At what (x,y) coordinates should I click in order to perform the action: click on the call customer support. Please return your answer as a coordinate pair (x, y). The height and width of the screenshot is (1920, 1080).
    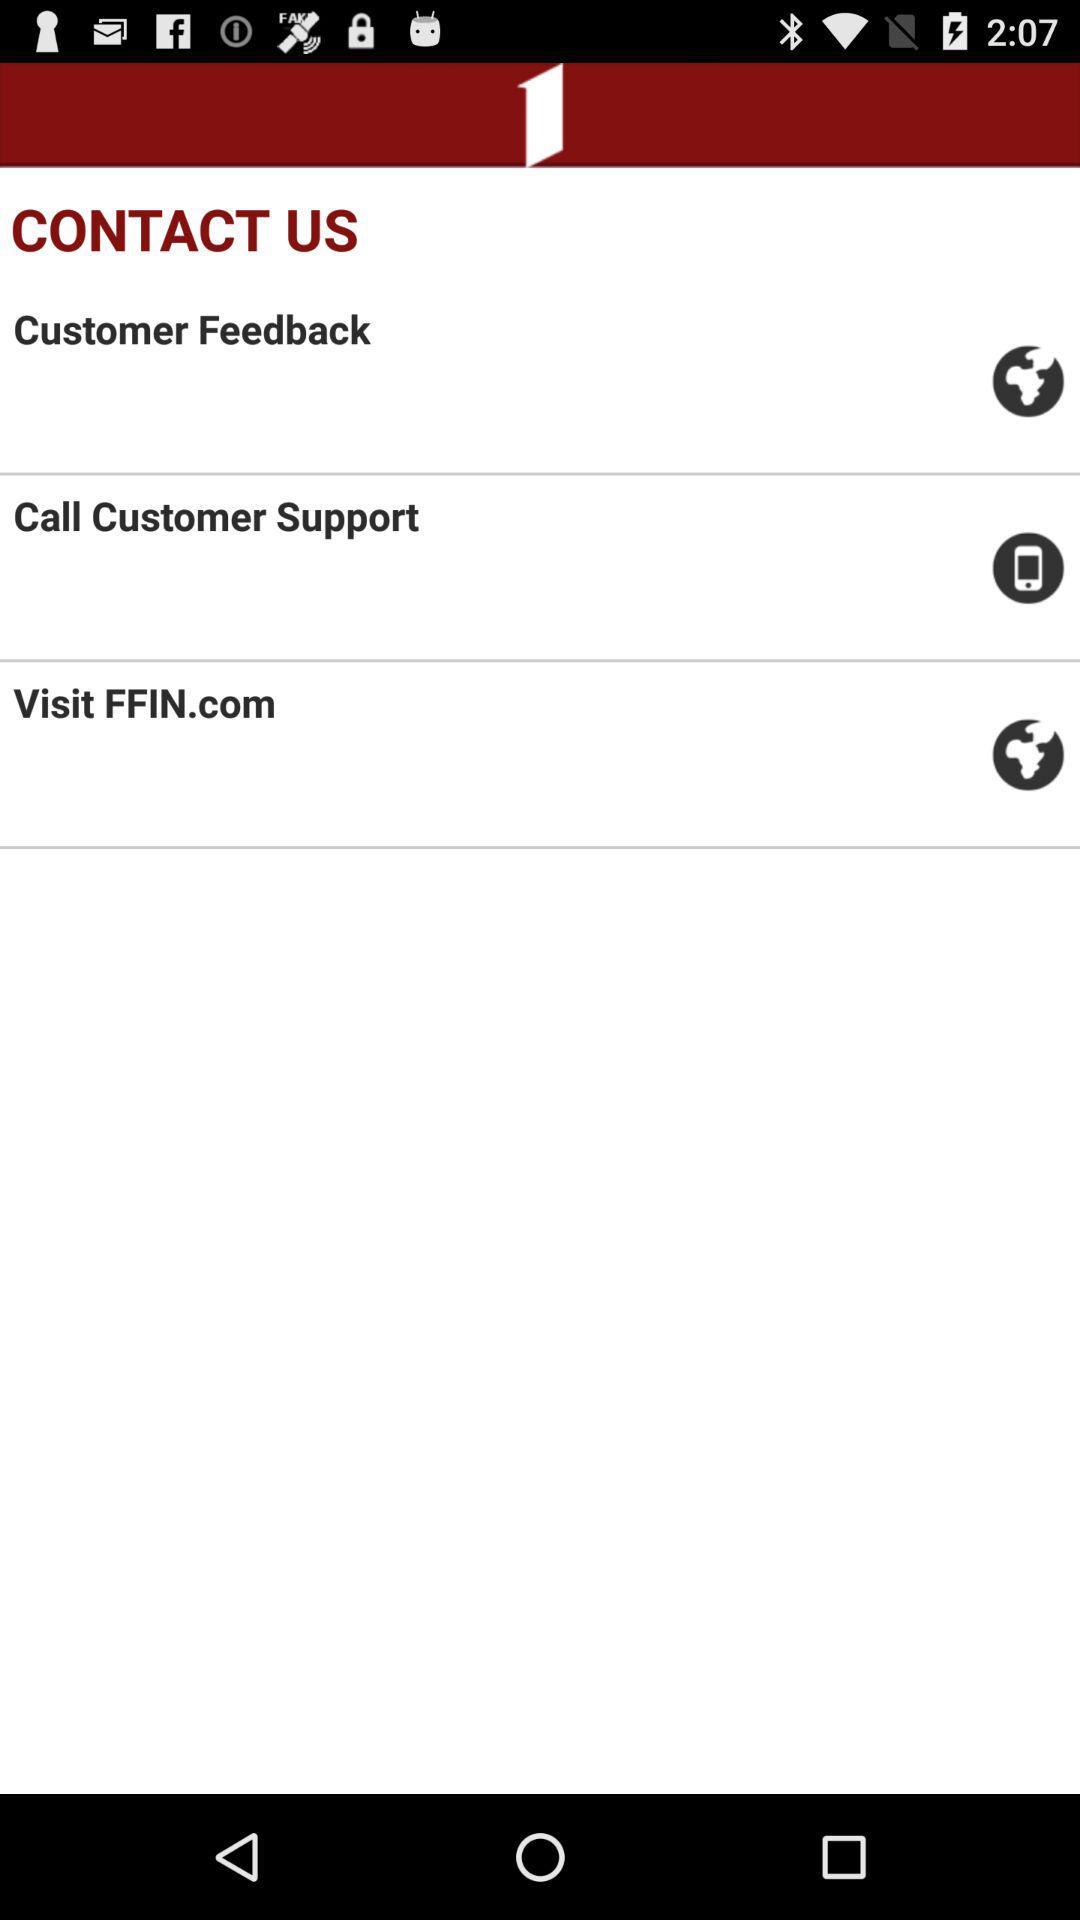
    Looking at the image, I should click on (216, 515).